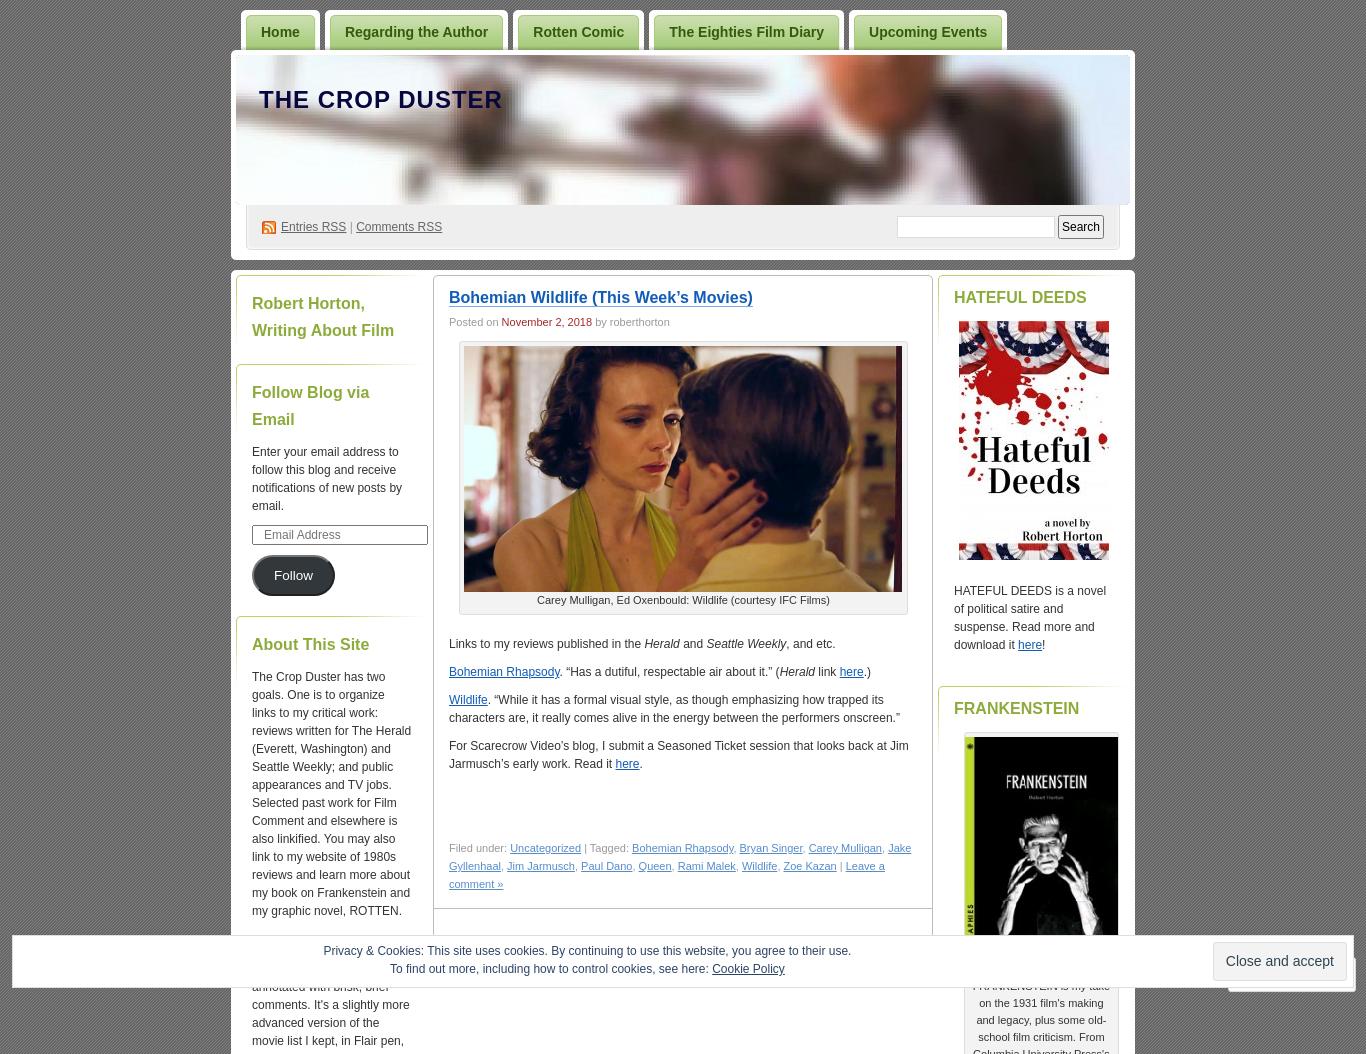  Describe the element at coordinates (692, 643) in the screenshot. I see `'and'` at that location.